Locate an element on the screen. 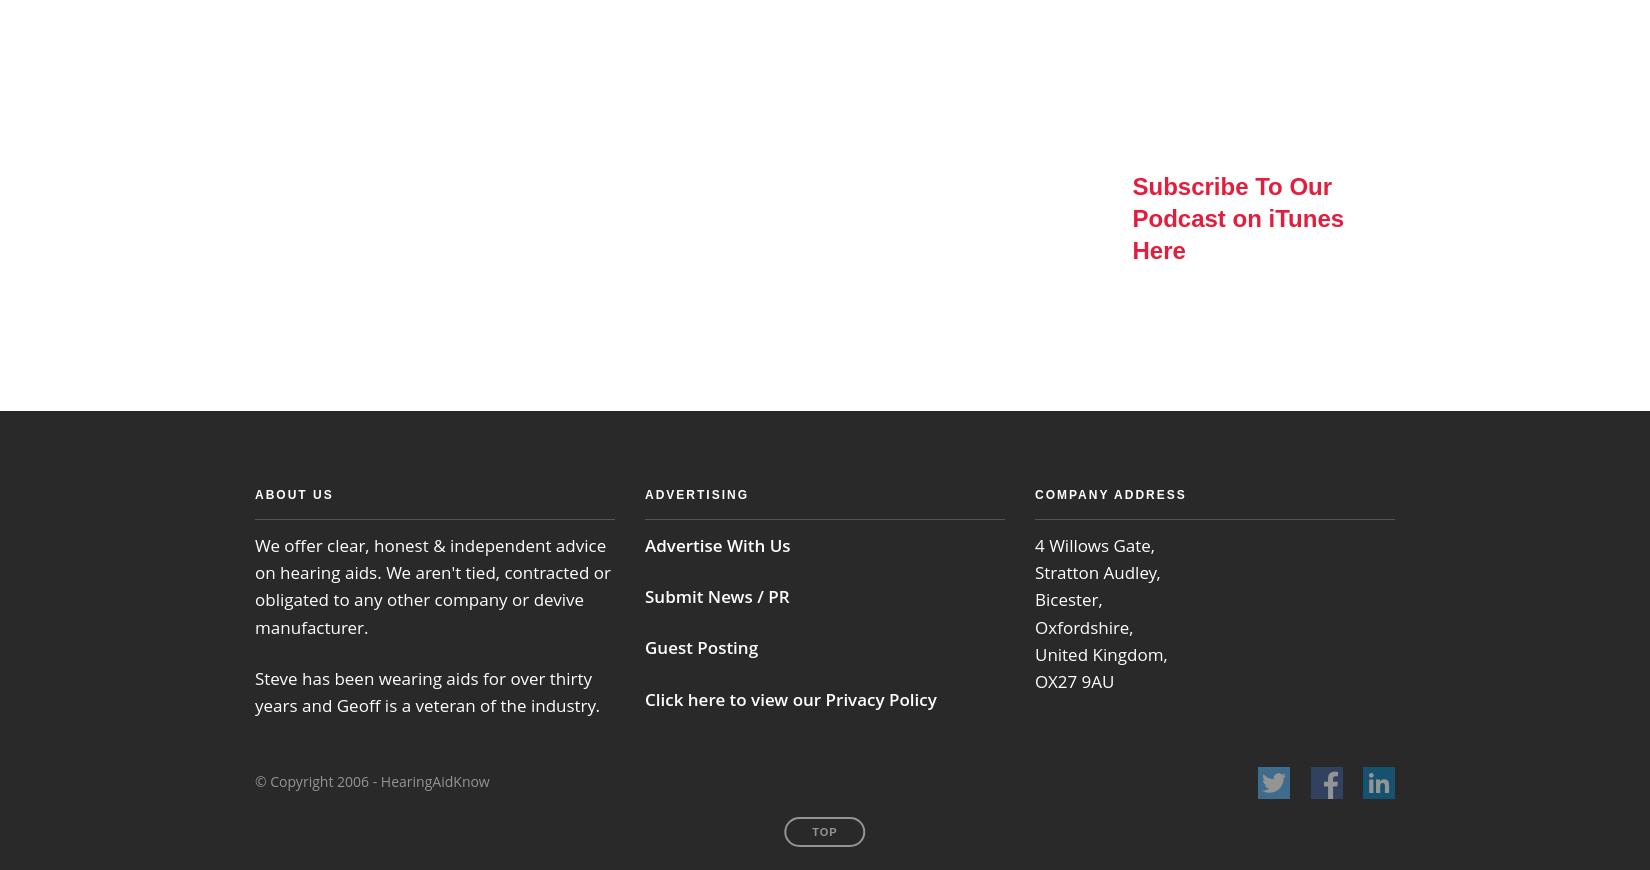 This screenshot has height=870, width=1650. 'We offer clear, honest & independent advice on hearing aids. We aren't tied, contracted or obligated to any other company or devive manufacturer.' is located at coordinates (254, 584).